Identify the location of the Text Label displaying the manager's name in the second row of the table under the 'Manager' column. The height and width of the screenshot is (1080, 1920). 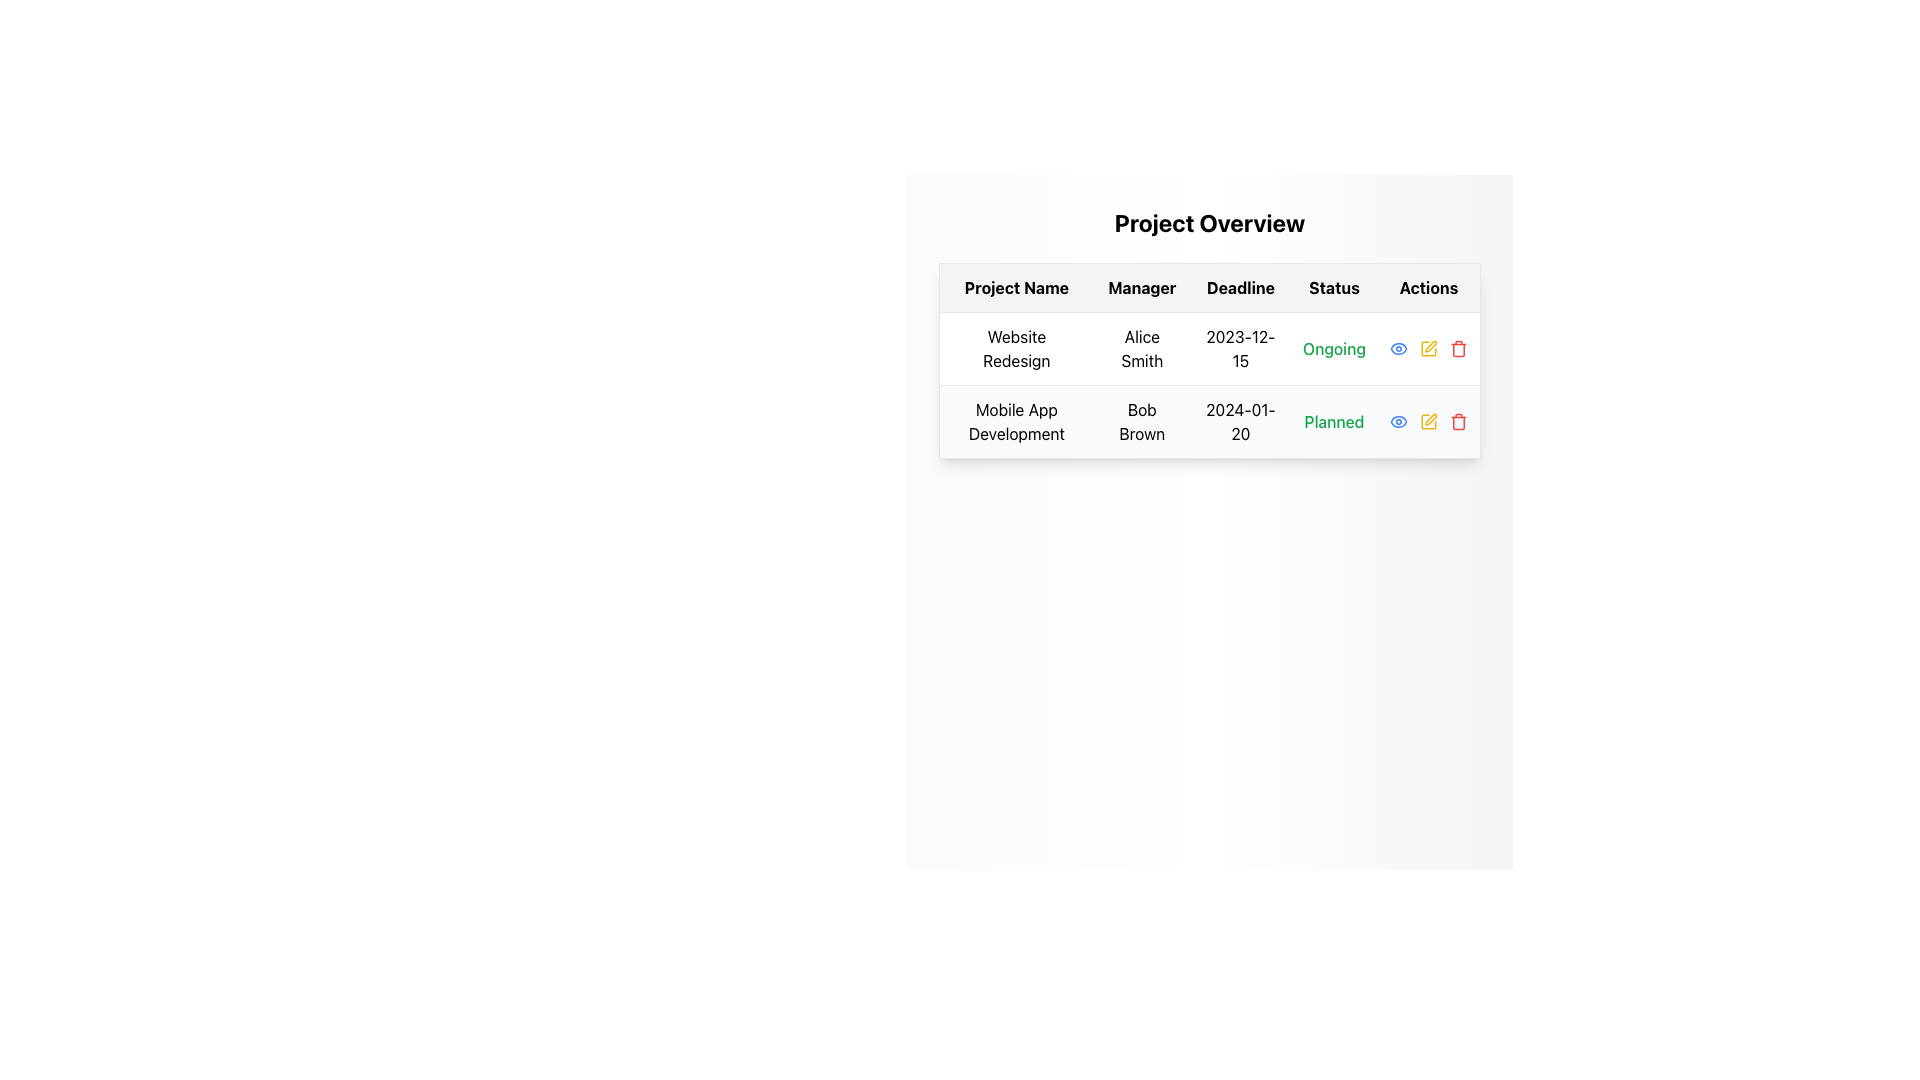
(1142, 420).